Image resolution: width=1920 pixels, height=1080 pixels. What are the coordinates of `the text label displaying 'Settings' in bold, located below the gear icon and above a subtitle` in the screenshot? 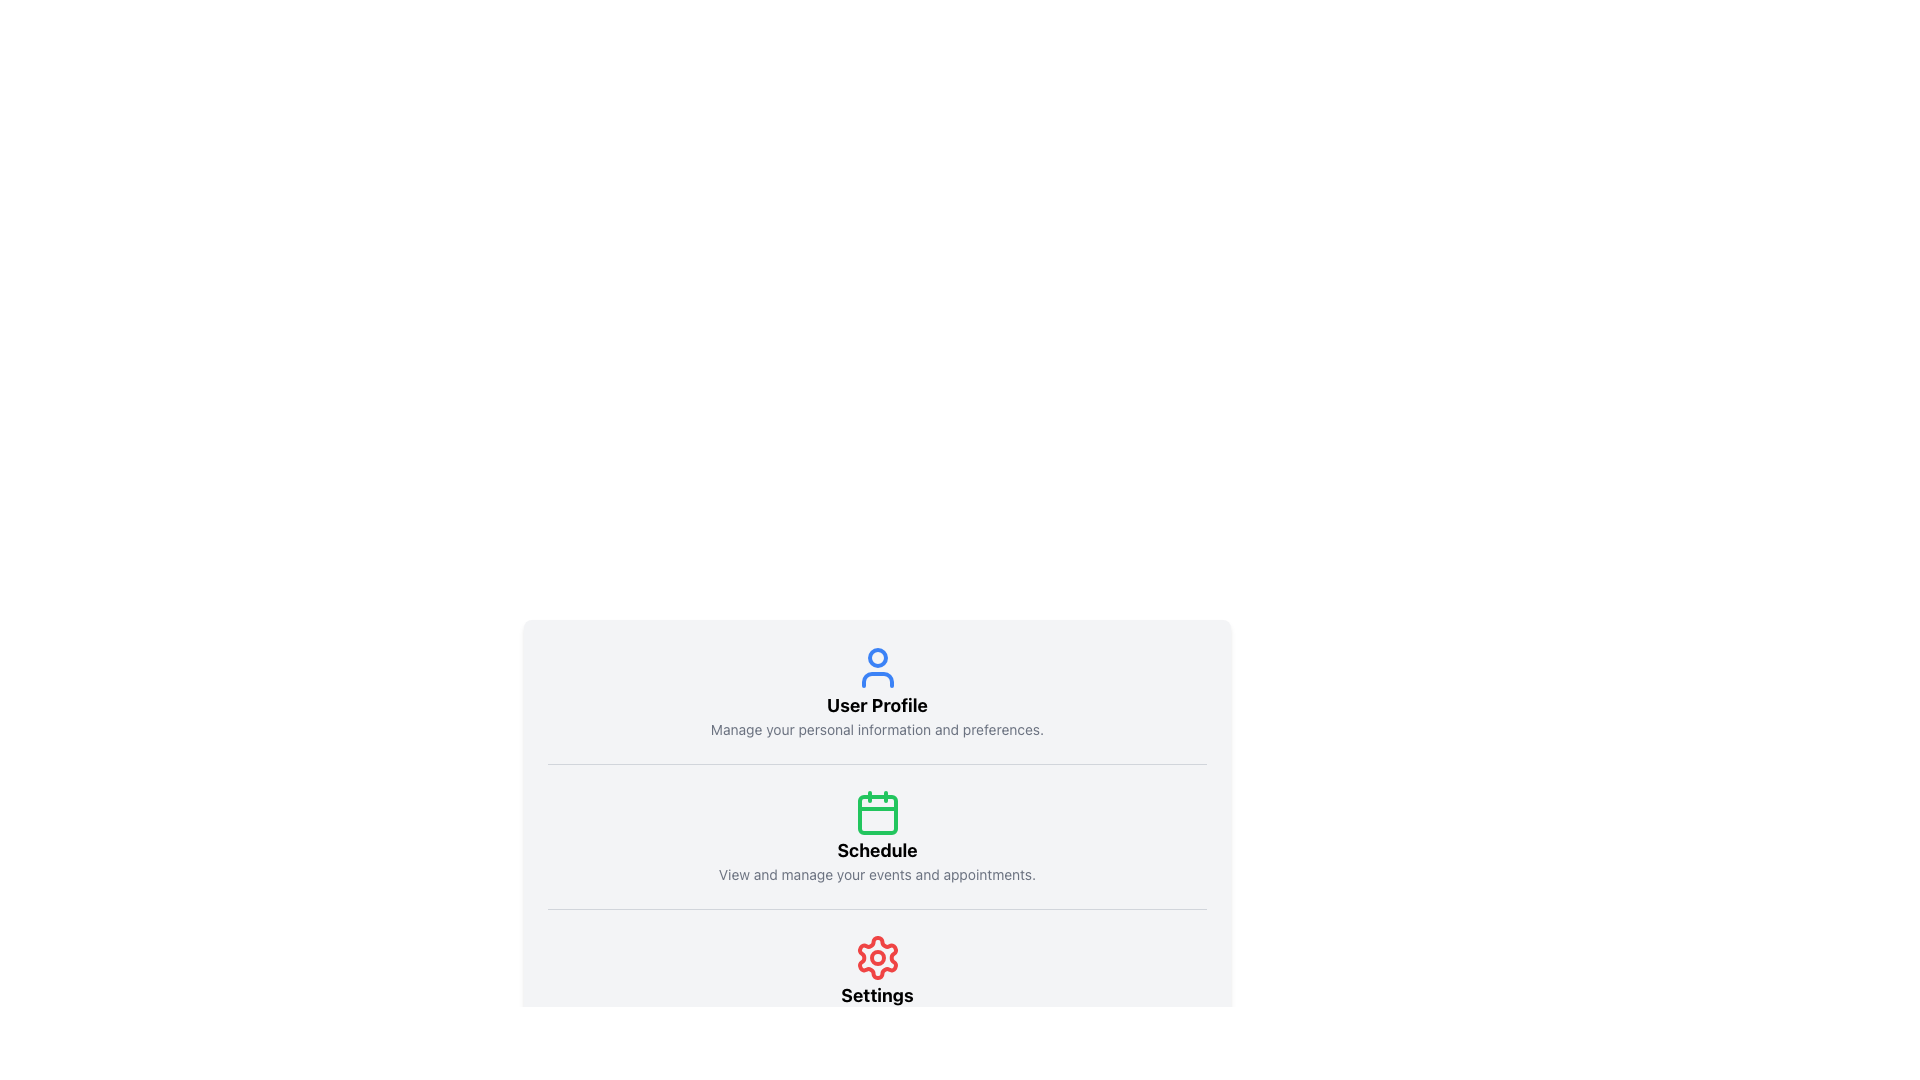 It's located at (877, 995).